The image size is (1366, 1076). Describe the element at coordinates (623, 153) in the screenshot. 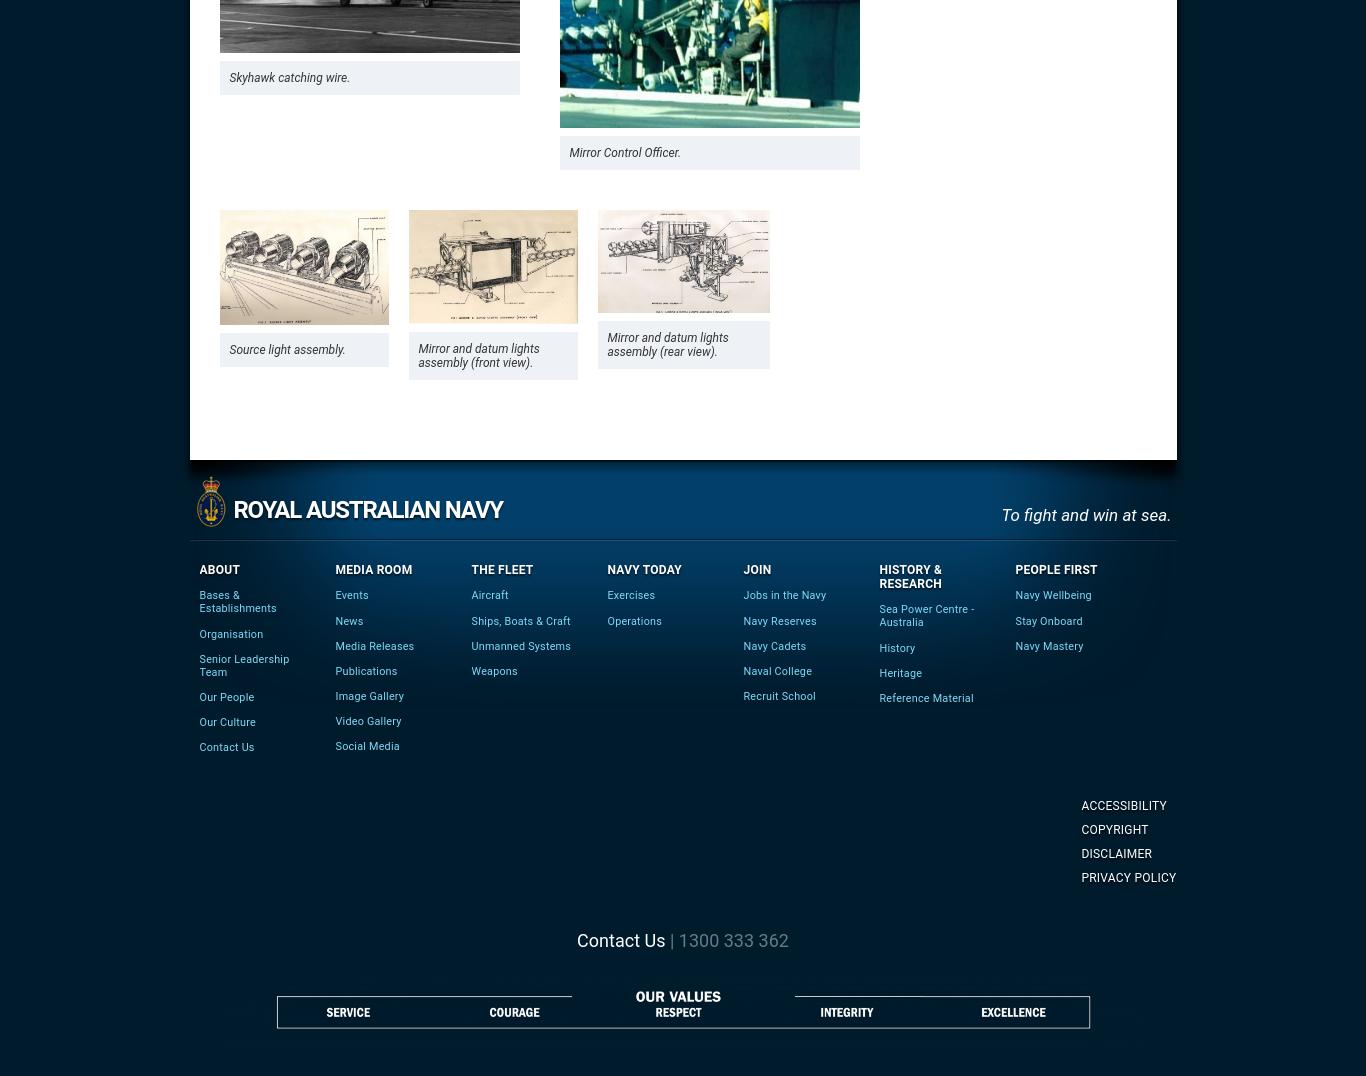

I see `'Mirror Control Officer.'` at that location.